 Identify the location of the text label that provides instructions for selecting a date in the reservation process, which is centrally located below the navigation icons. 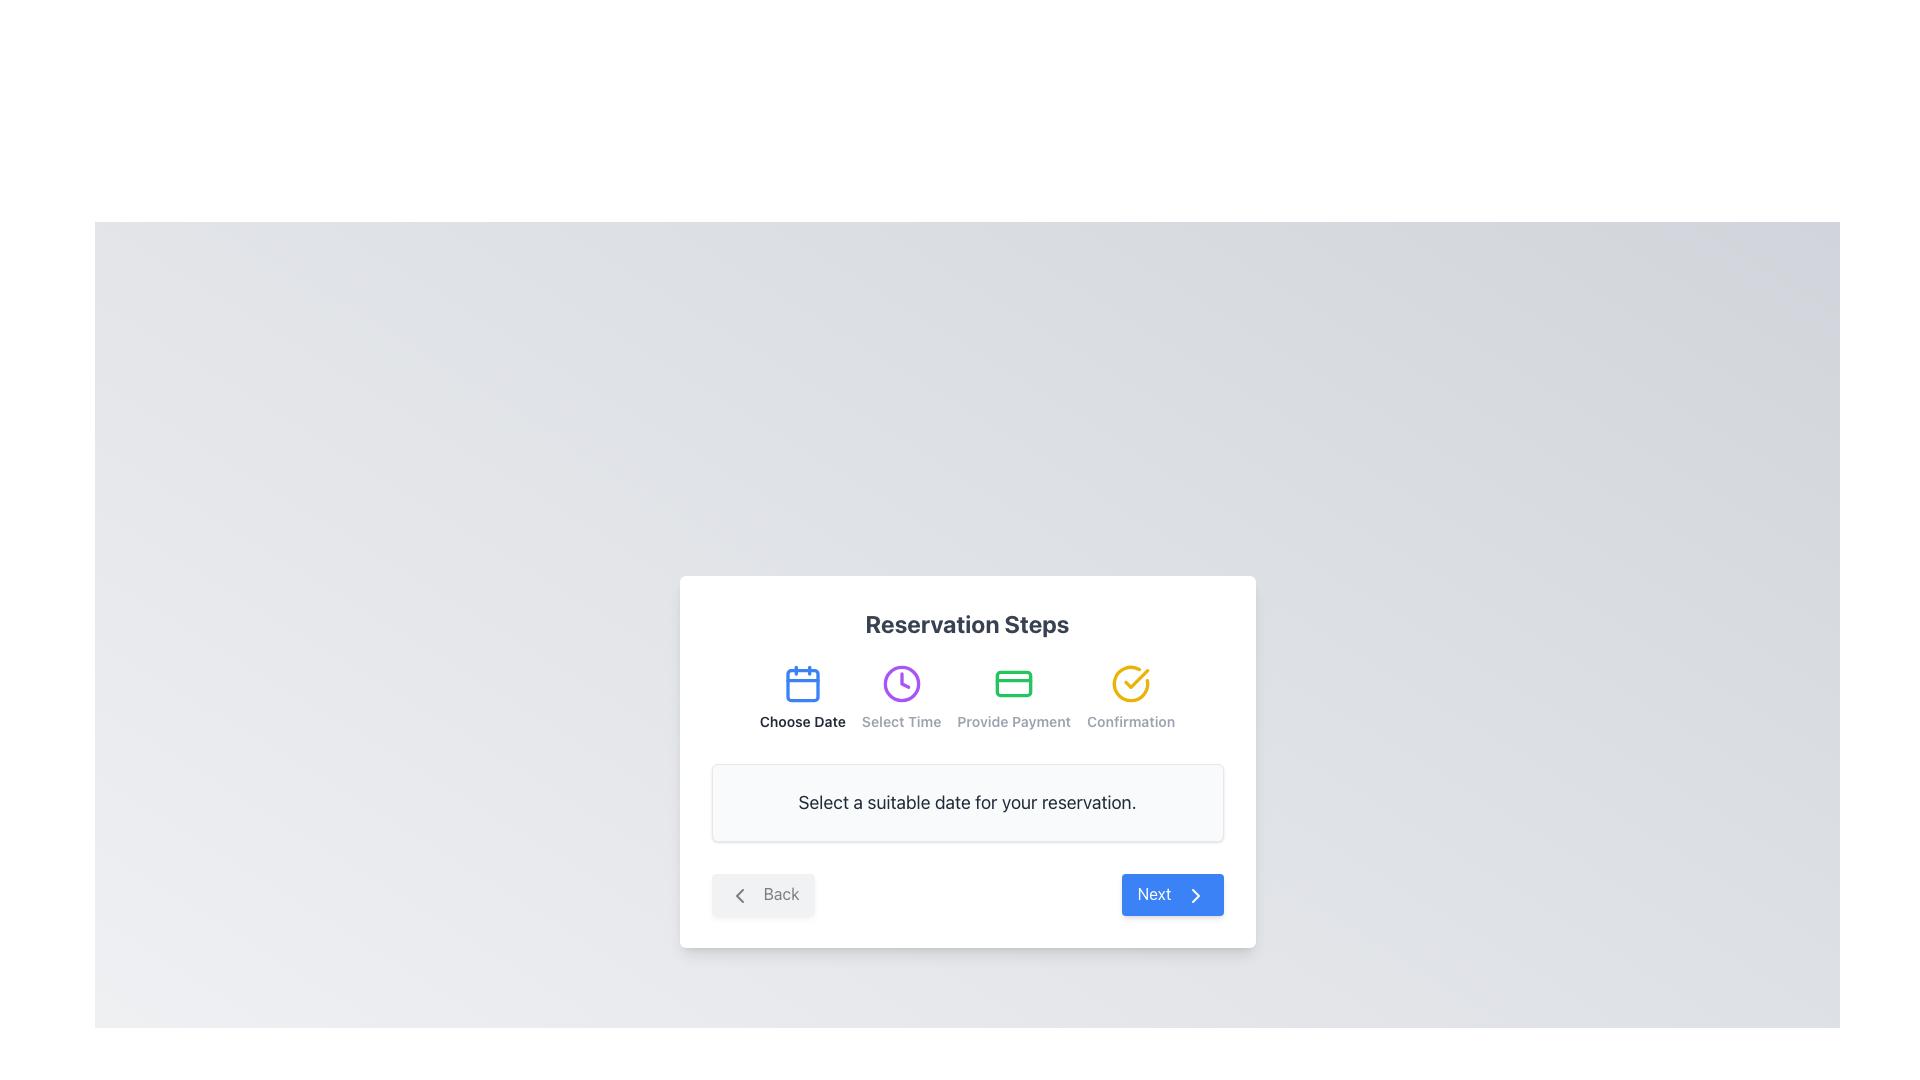
(967, 802).